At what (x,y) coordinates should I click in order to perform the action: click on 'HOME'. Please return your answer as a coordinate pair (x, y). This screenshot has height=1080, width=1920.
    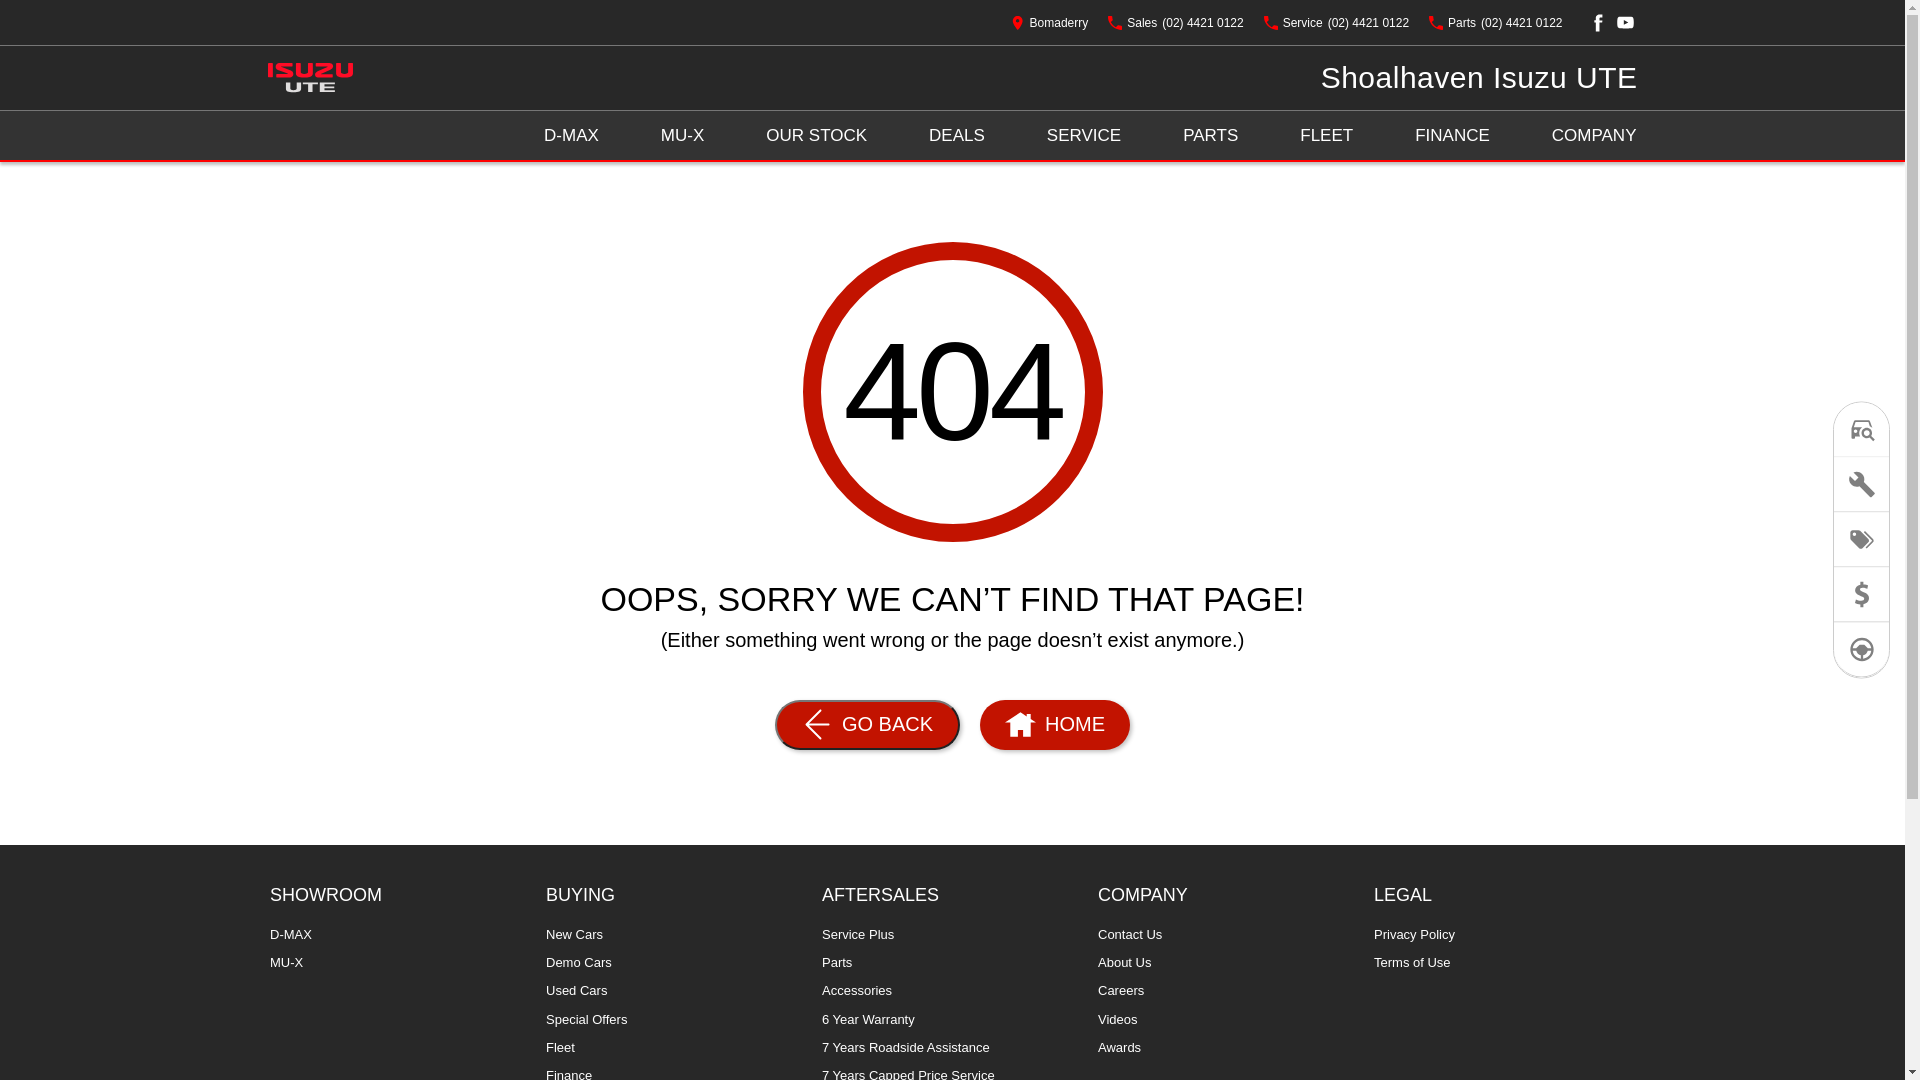
    Looking at the image, I should click on (1054, 725).